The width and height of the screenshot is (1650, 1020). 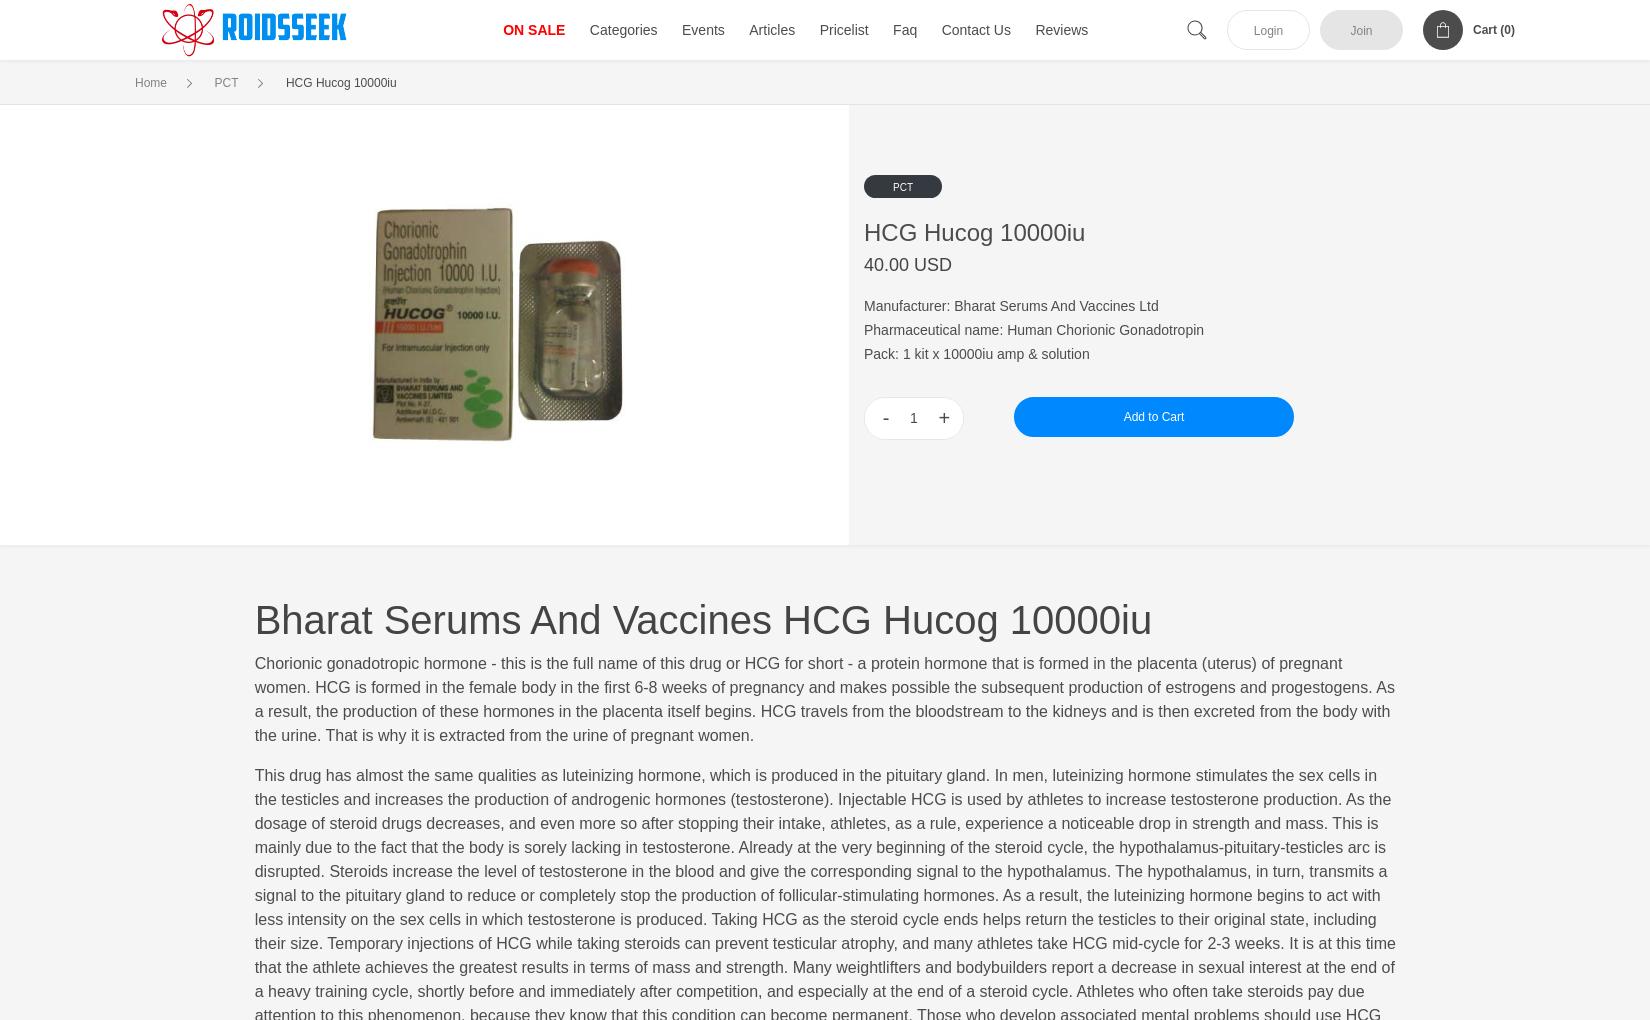 I want to click on 'travels from the bloodstream to the kidneys and is then excreted from the body with the urine. That is why it is extracted from the urine of pregnant women.', so click(x=821, y=722).